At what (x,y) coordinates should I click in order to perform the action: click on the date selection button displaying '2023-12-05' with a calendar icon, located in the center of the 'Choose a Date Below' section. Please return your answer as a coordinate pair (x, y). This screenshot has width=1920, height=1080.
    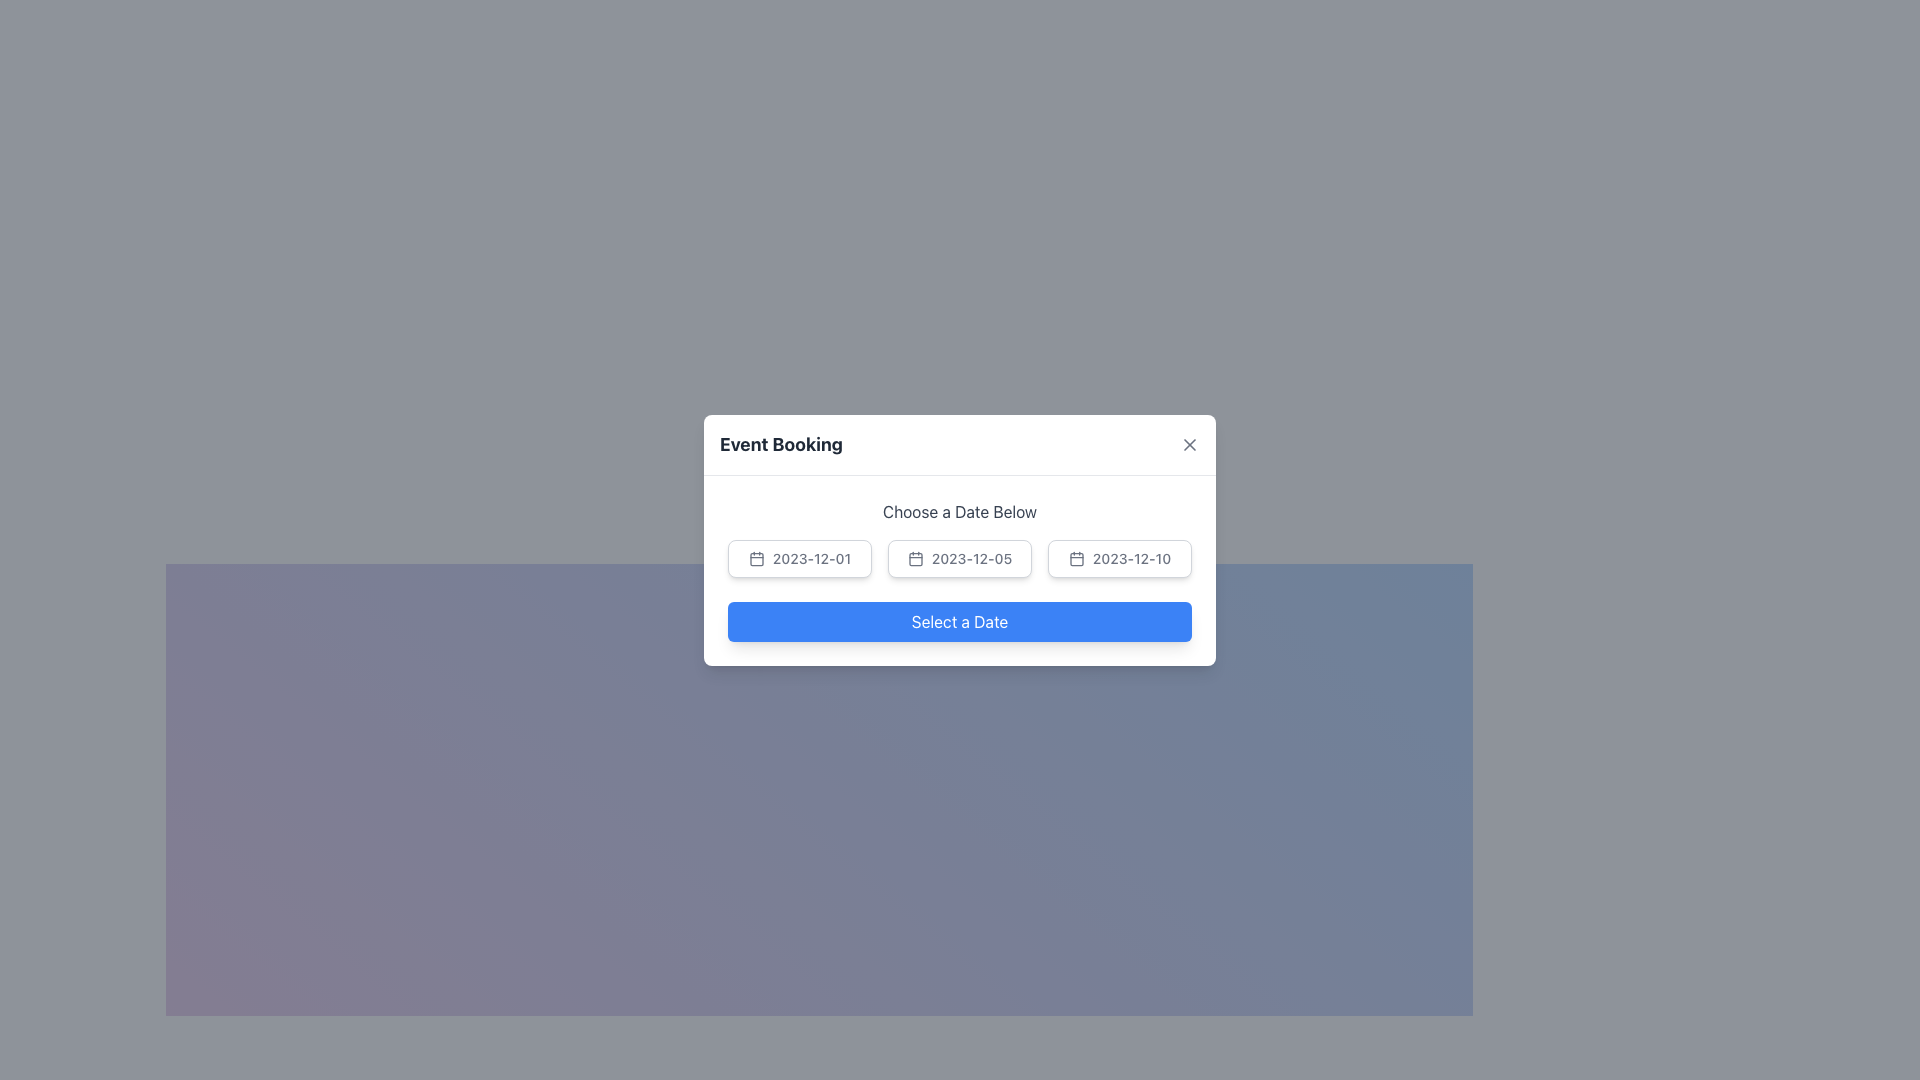
    Looking at the image, I should click on (960, 558).